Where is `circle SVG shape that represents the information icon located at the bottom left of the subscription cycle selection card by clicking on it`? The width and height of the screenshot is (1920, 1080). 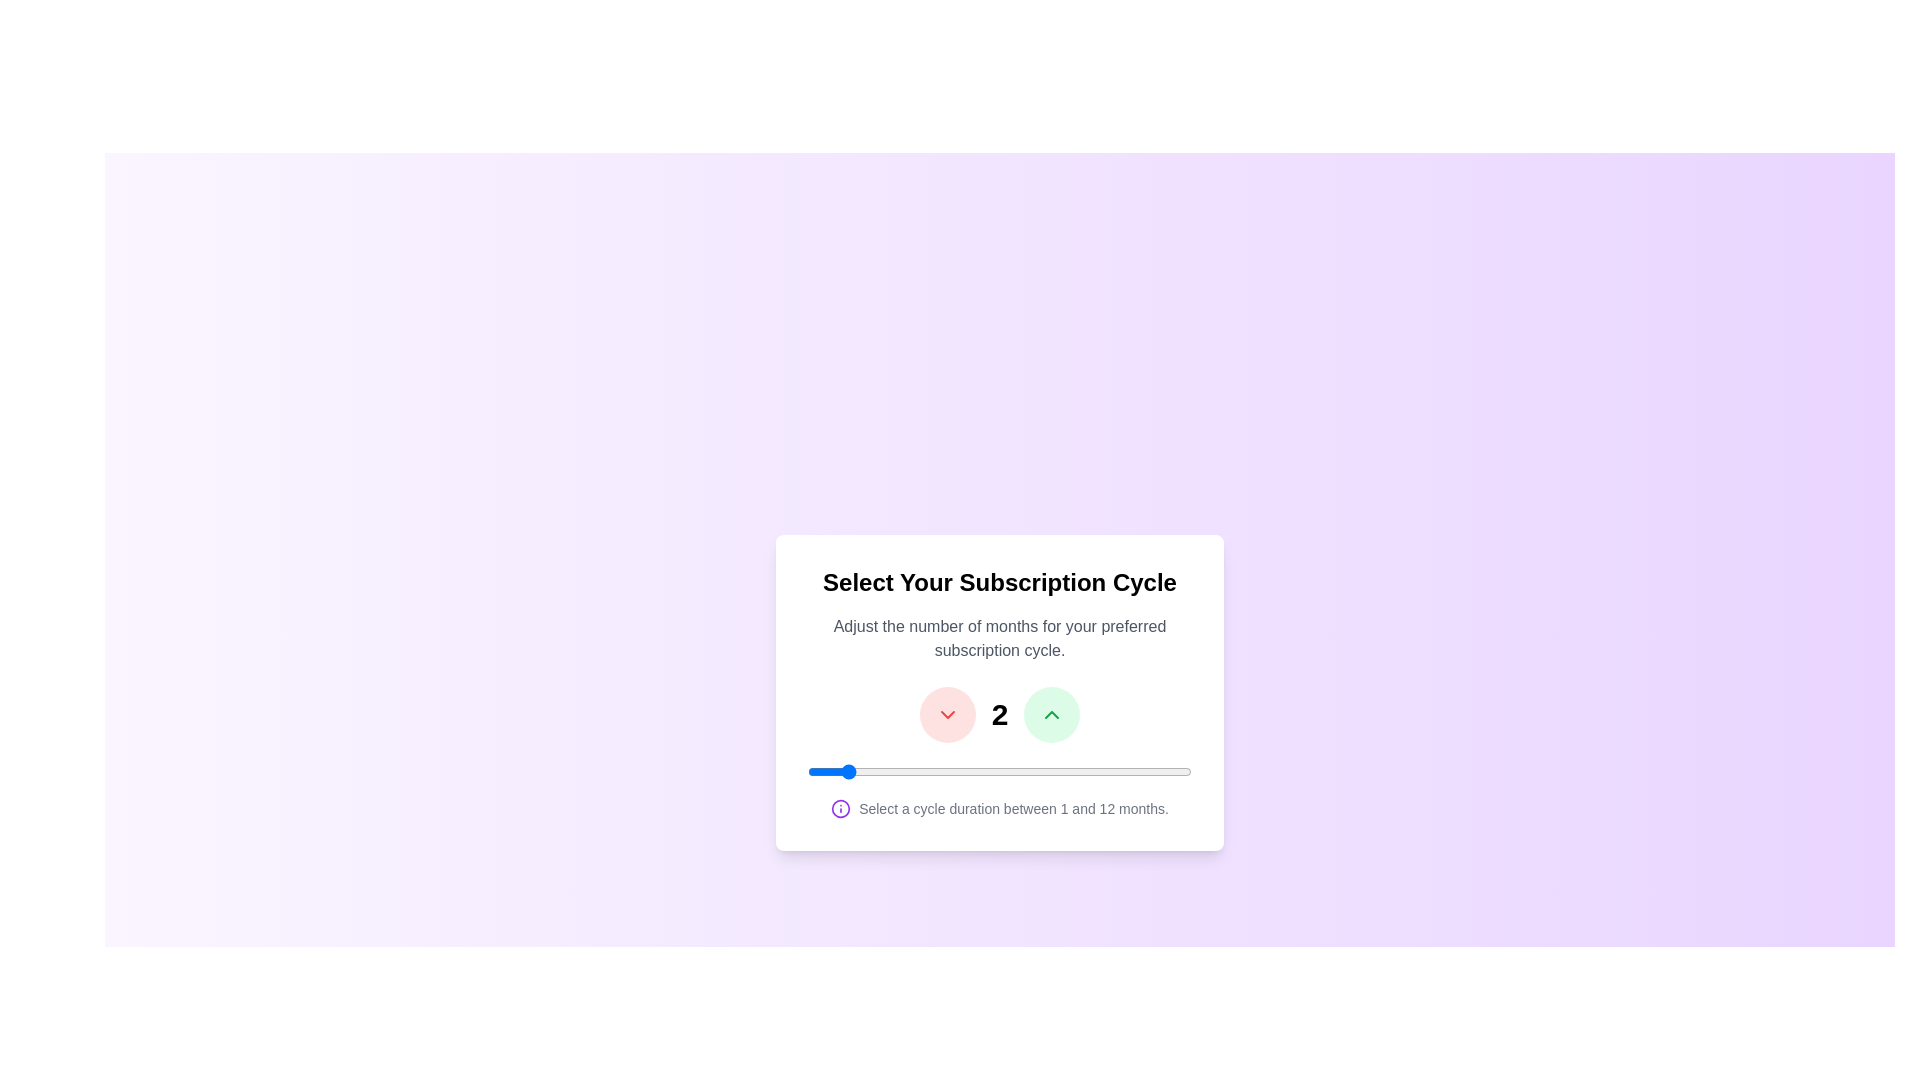 circle SVG shape that represents the information icon located at the bottom left of the subscription cycle selection card by clicking on it is located at coordinates (841, 808).